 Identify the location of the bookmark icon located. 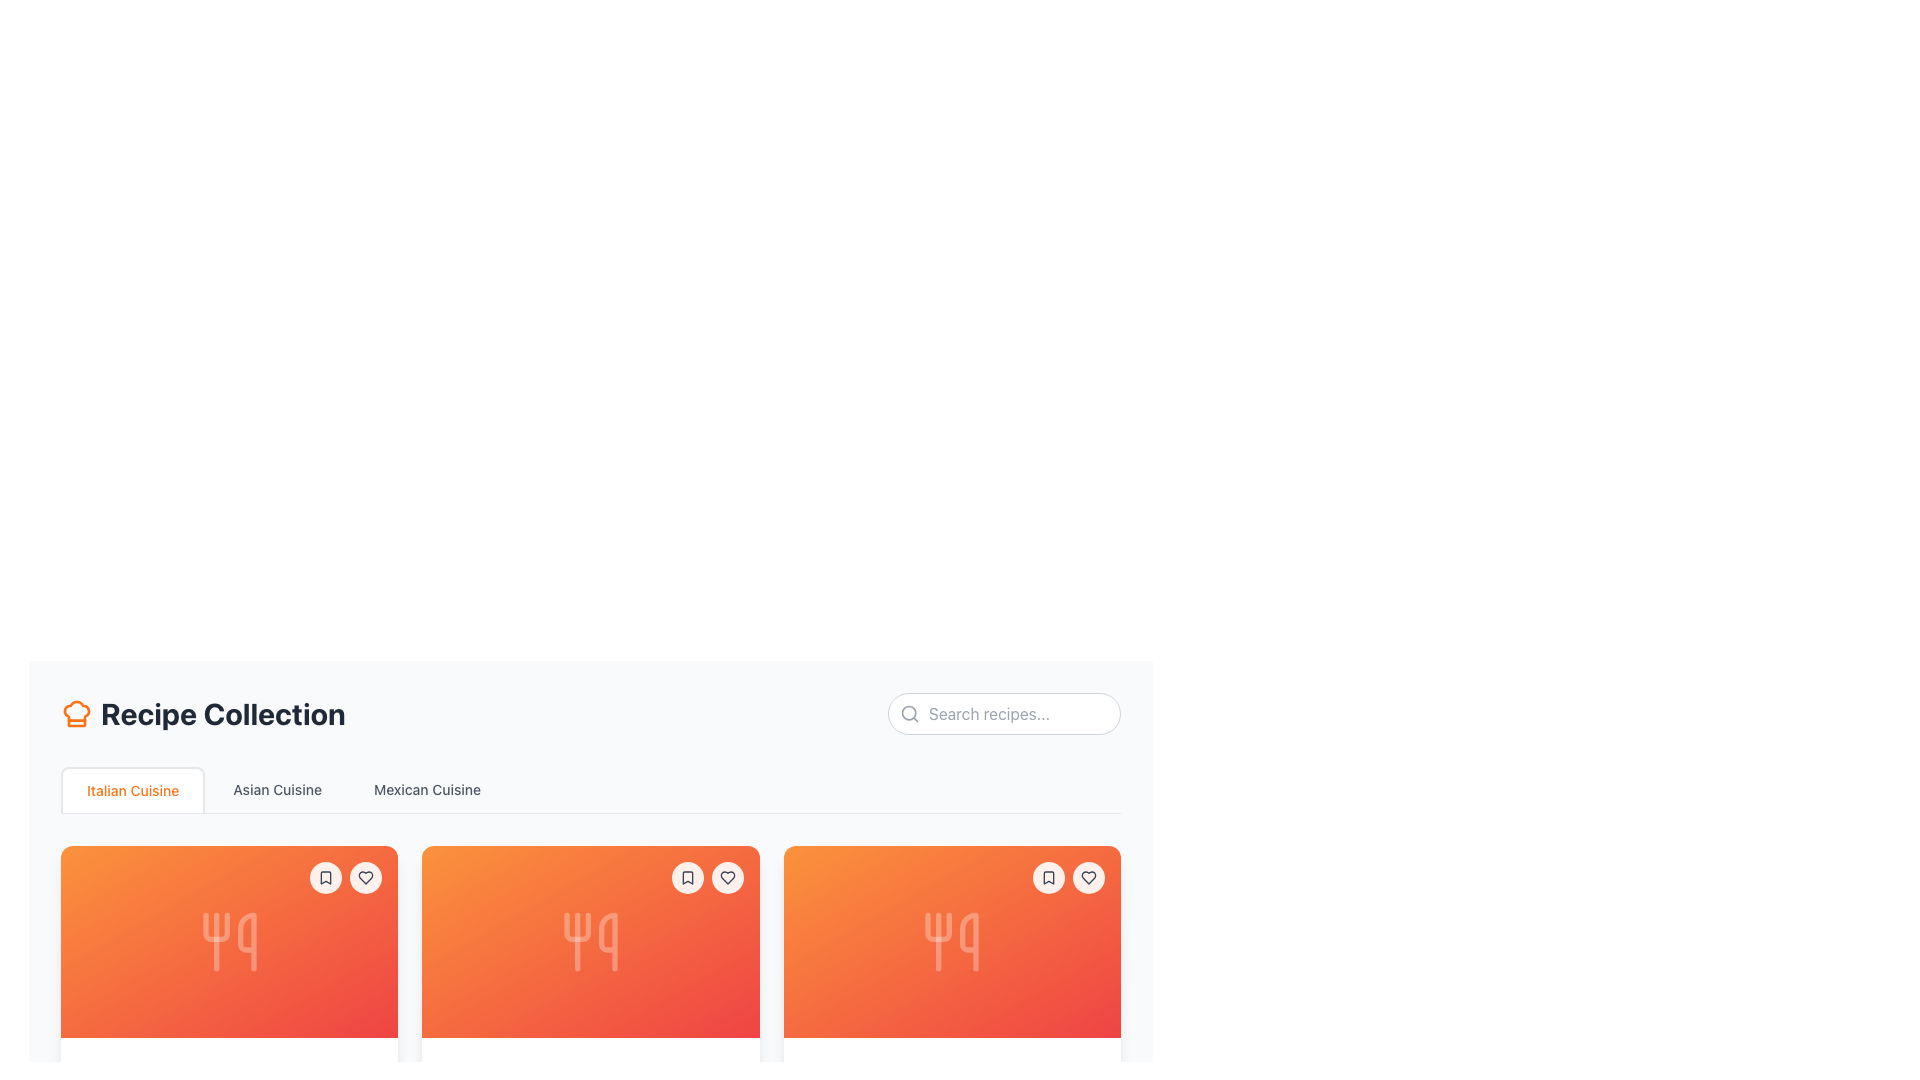
(687, 877).